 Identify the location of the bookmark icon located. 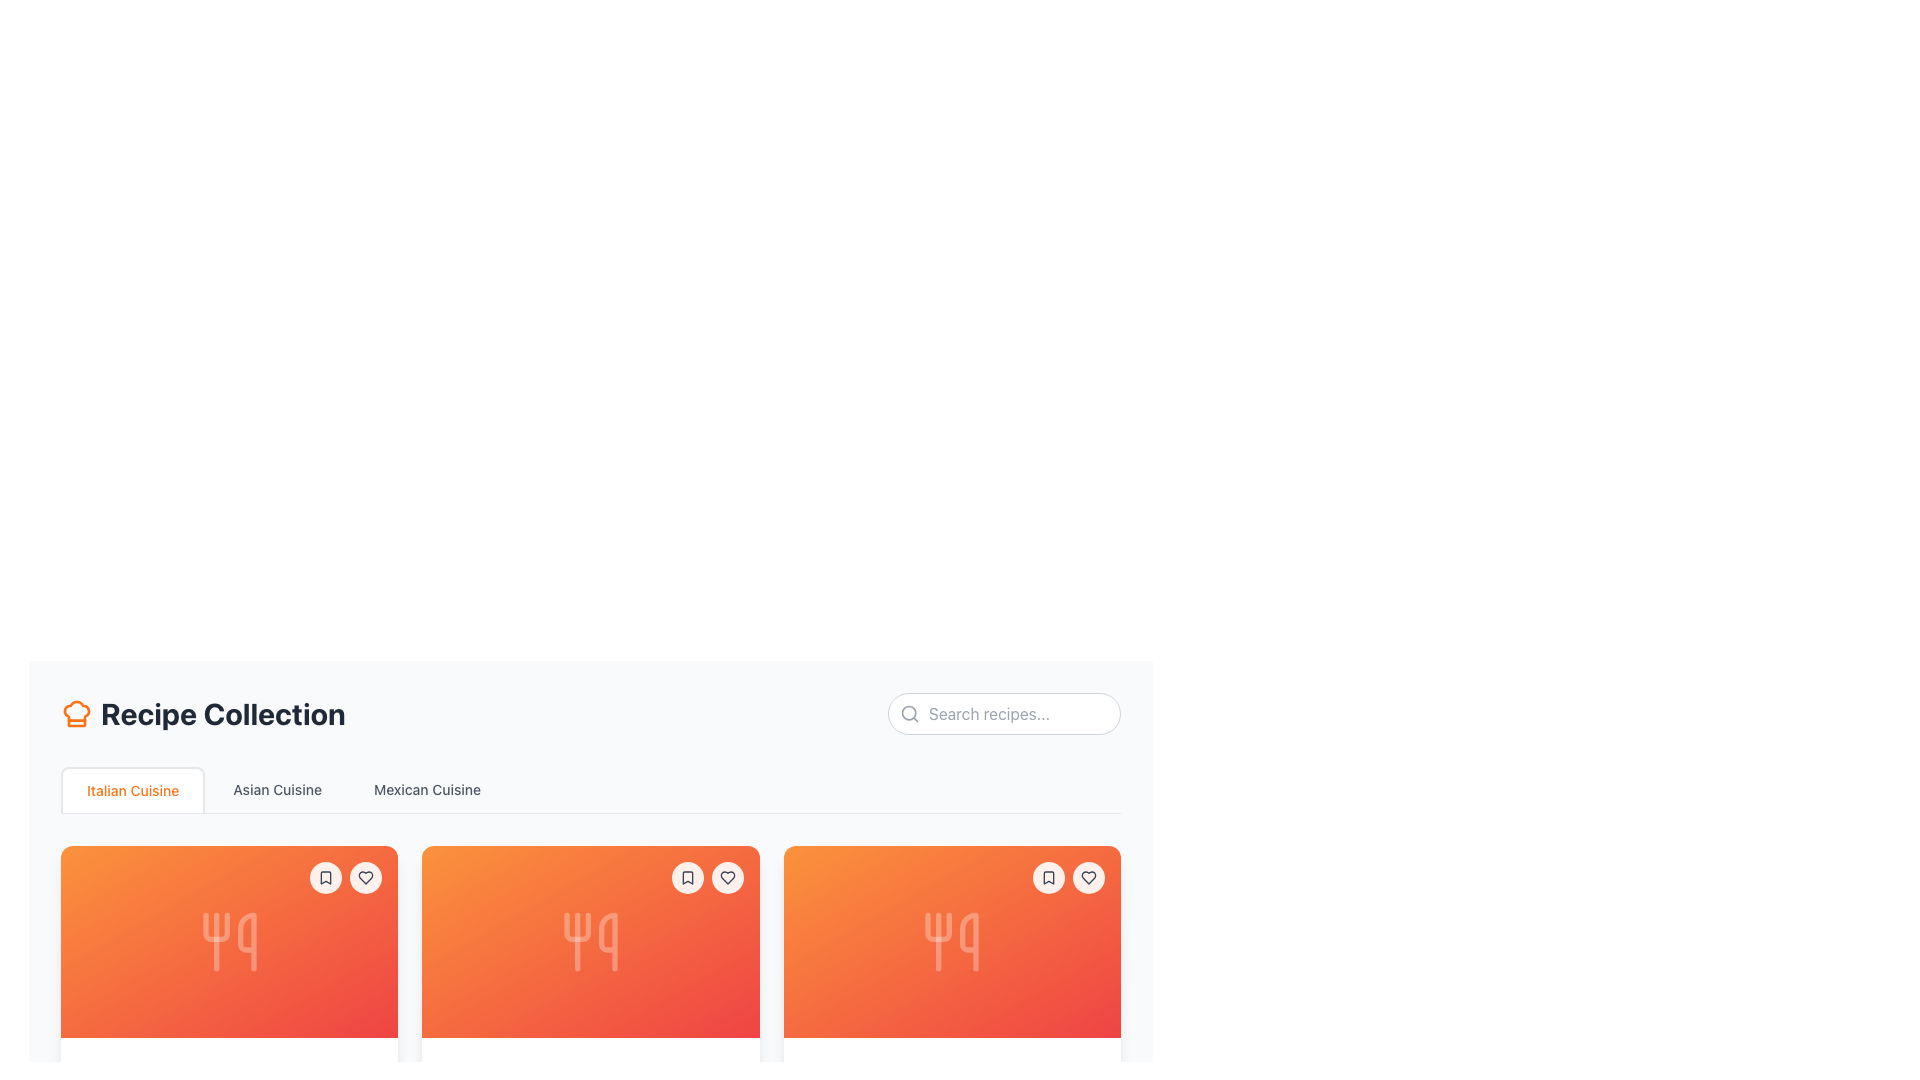
(687, 877).